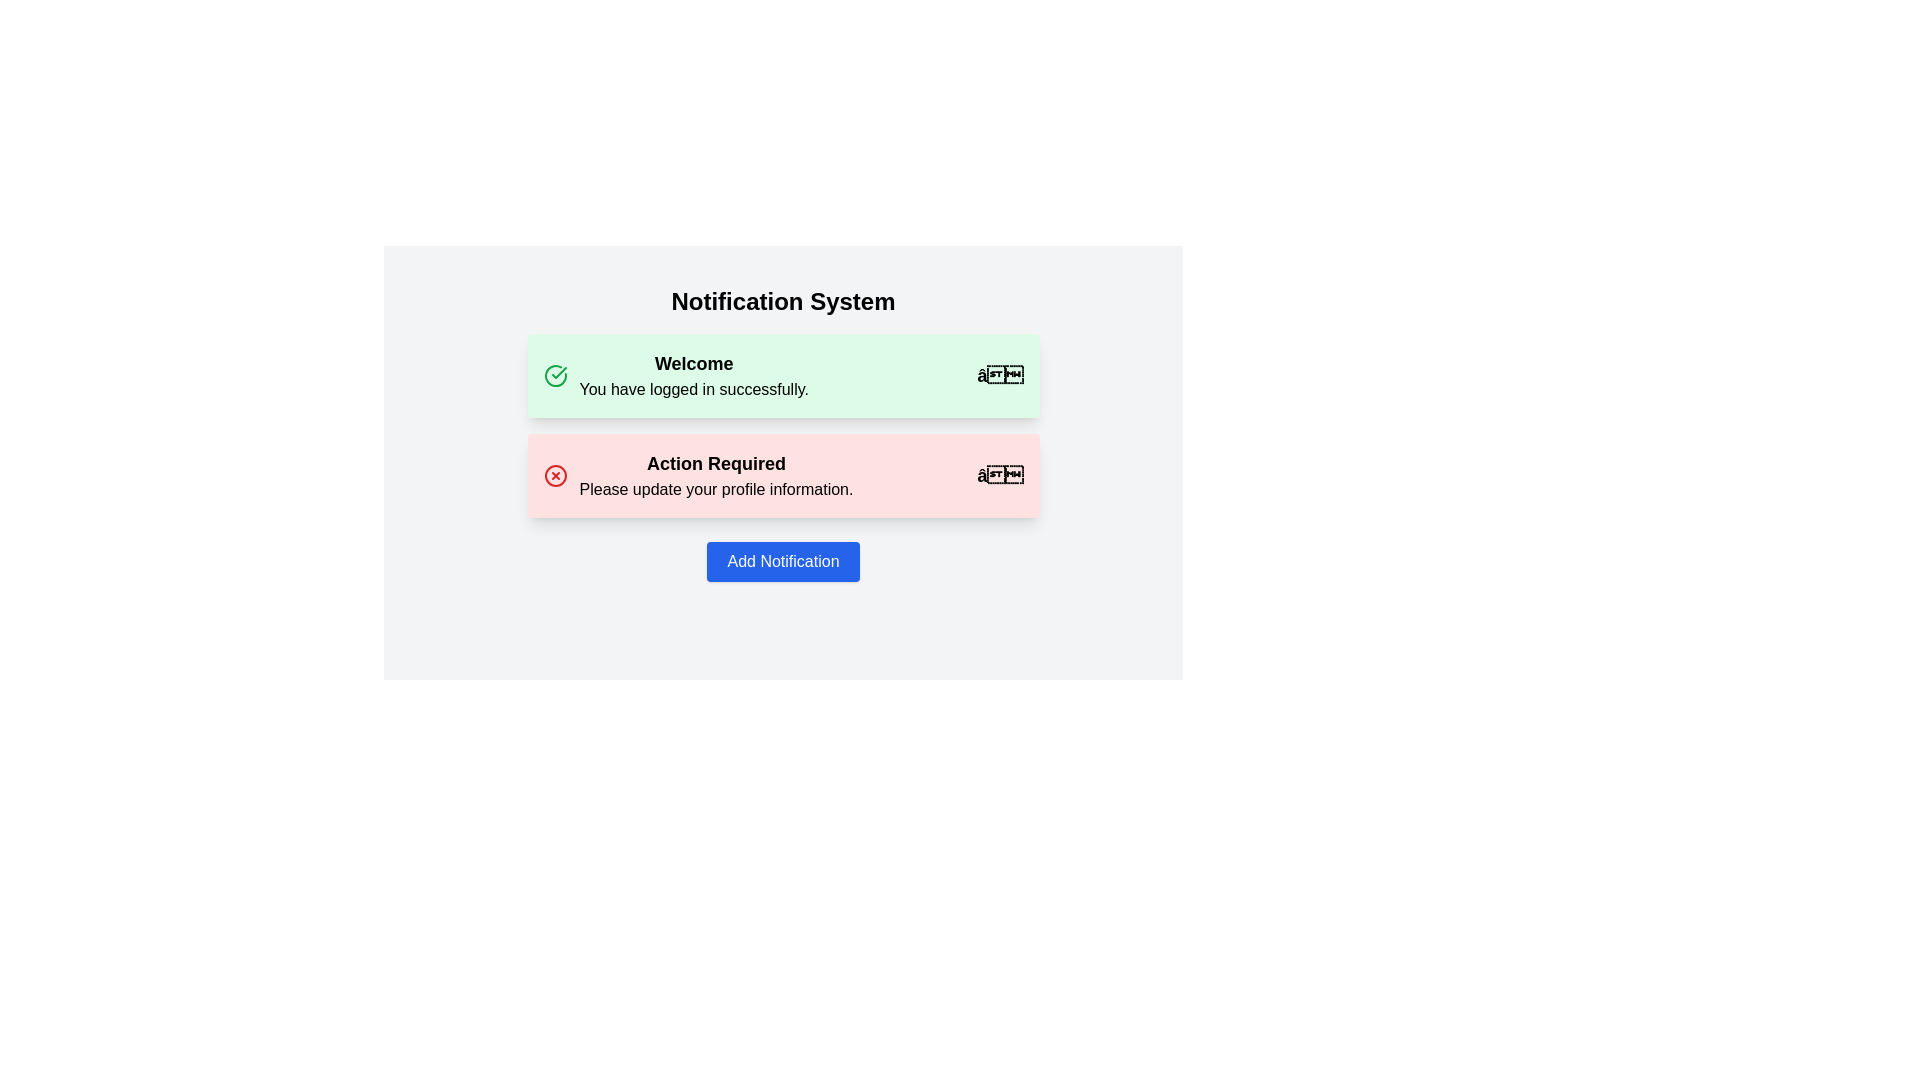 The image size is (1920, 1080). Describe the element at coordinates (555, 375) in the screenshot. I see `the confirmation icon located at the leftmost side of the 'Welcome' notification box, adjacent to the text 'Welcome You have logged in successfully.'` at that location.